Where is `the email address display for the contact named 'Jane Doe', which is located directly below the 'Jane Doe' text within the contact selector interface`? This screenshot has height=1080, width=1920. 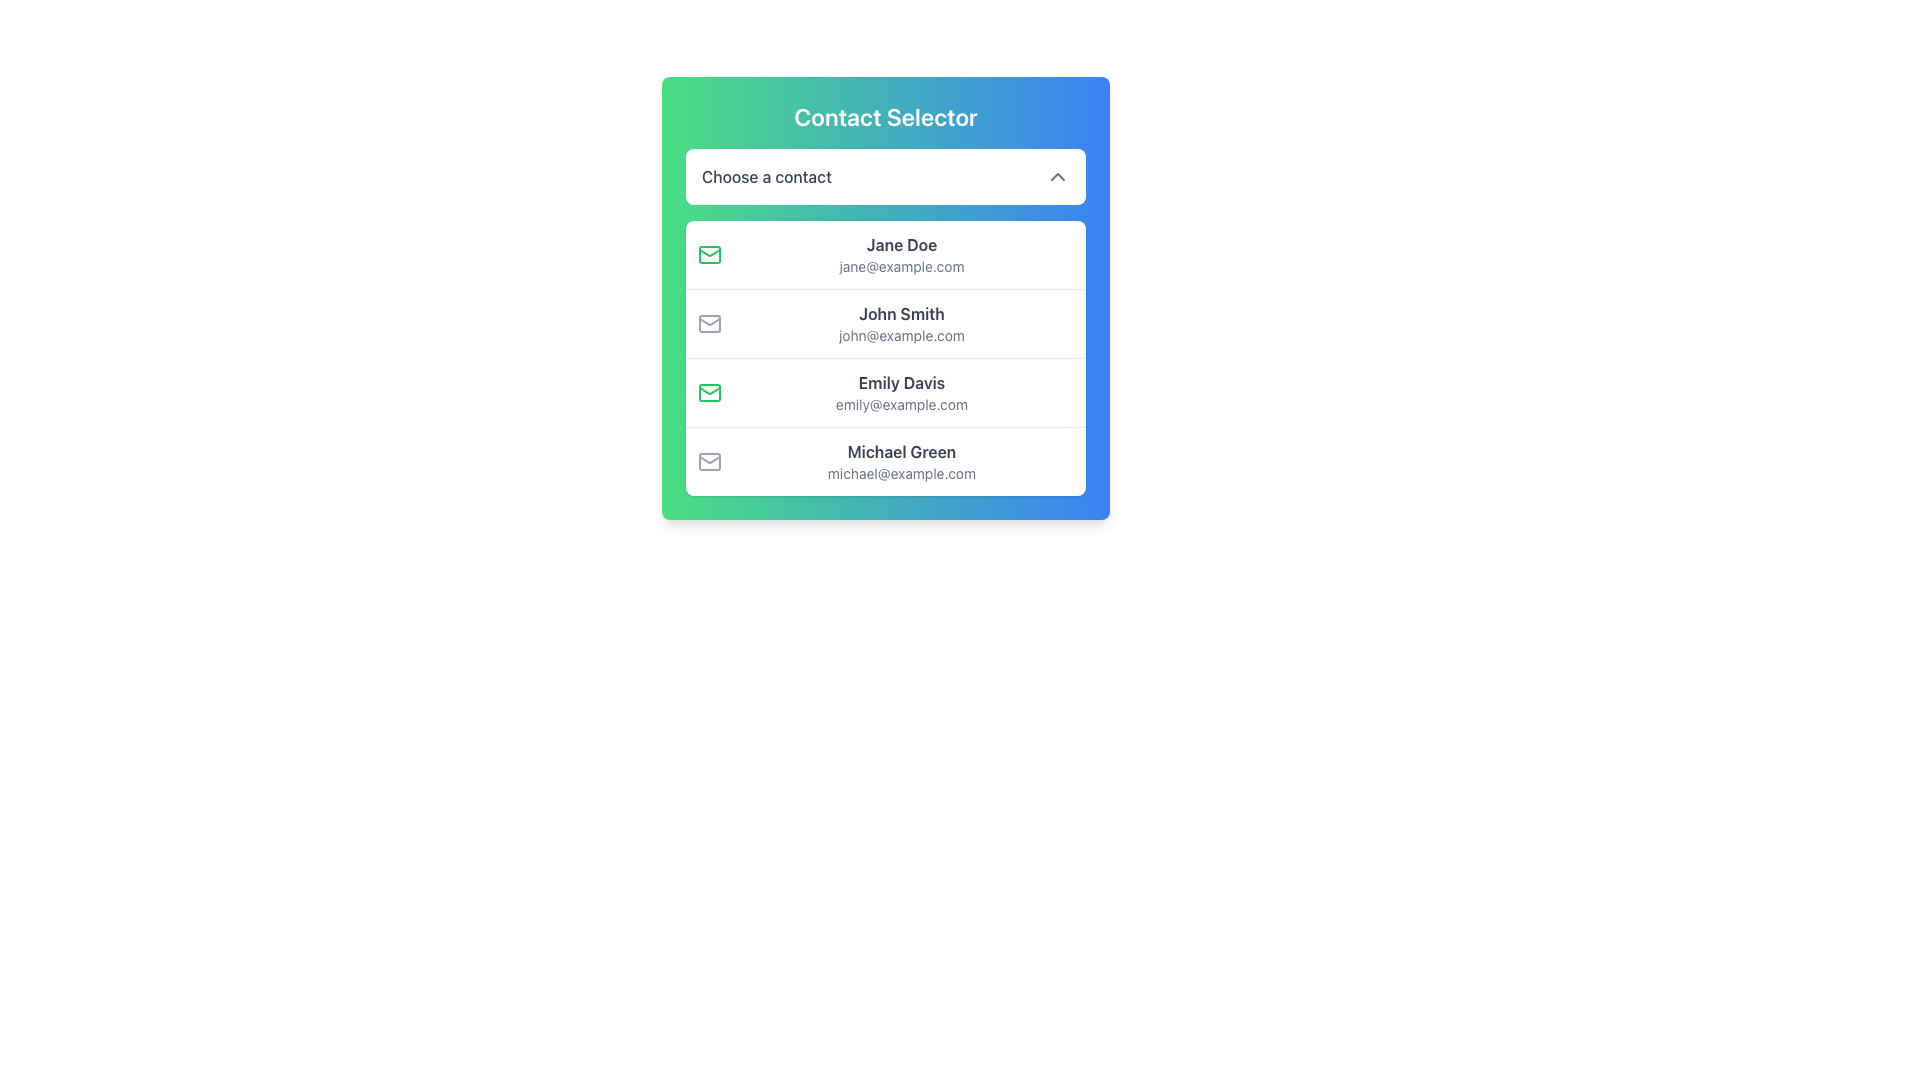 the email address display for the contact named 'Jane Doe', which is located directly below the 'Jane Doe' text within the contact selector interface is located at coordinates (901, 265).